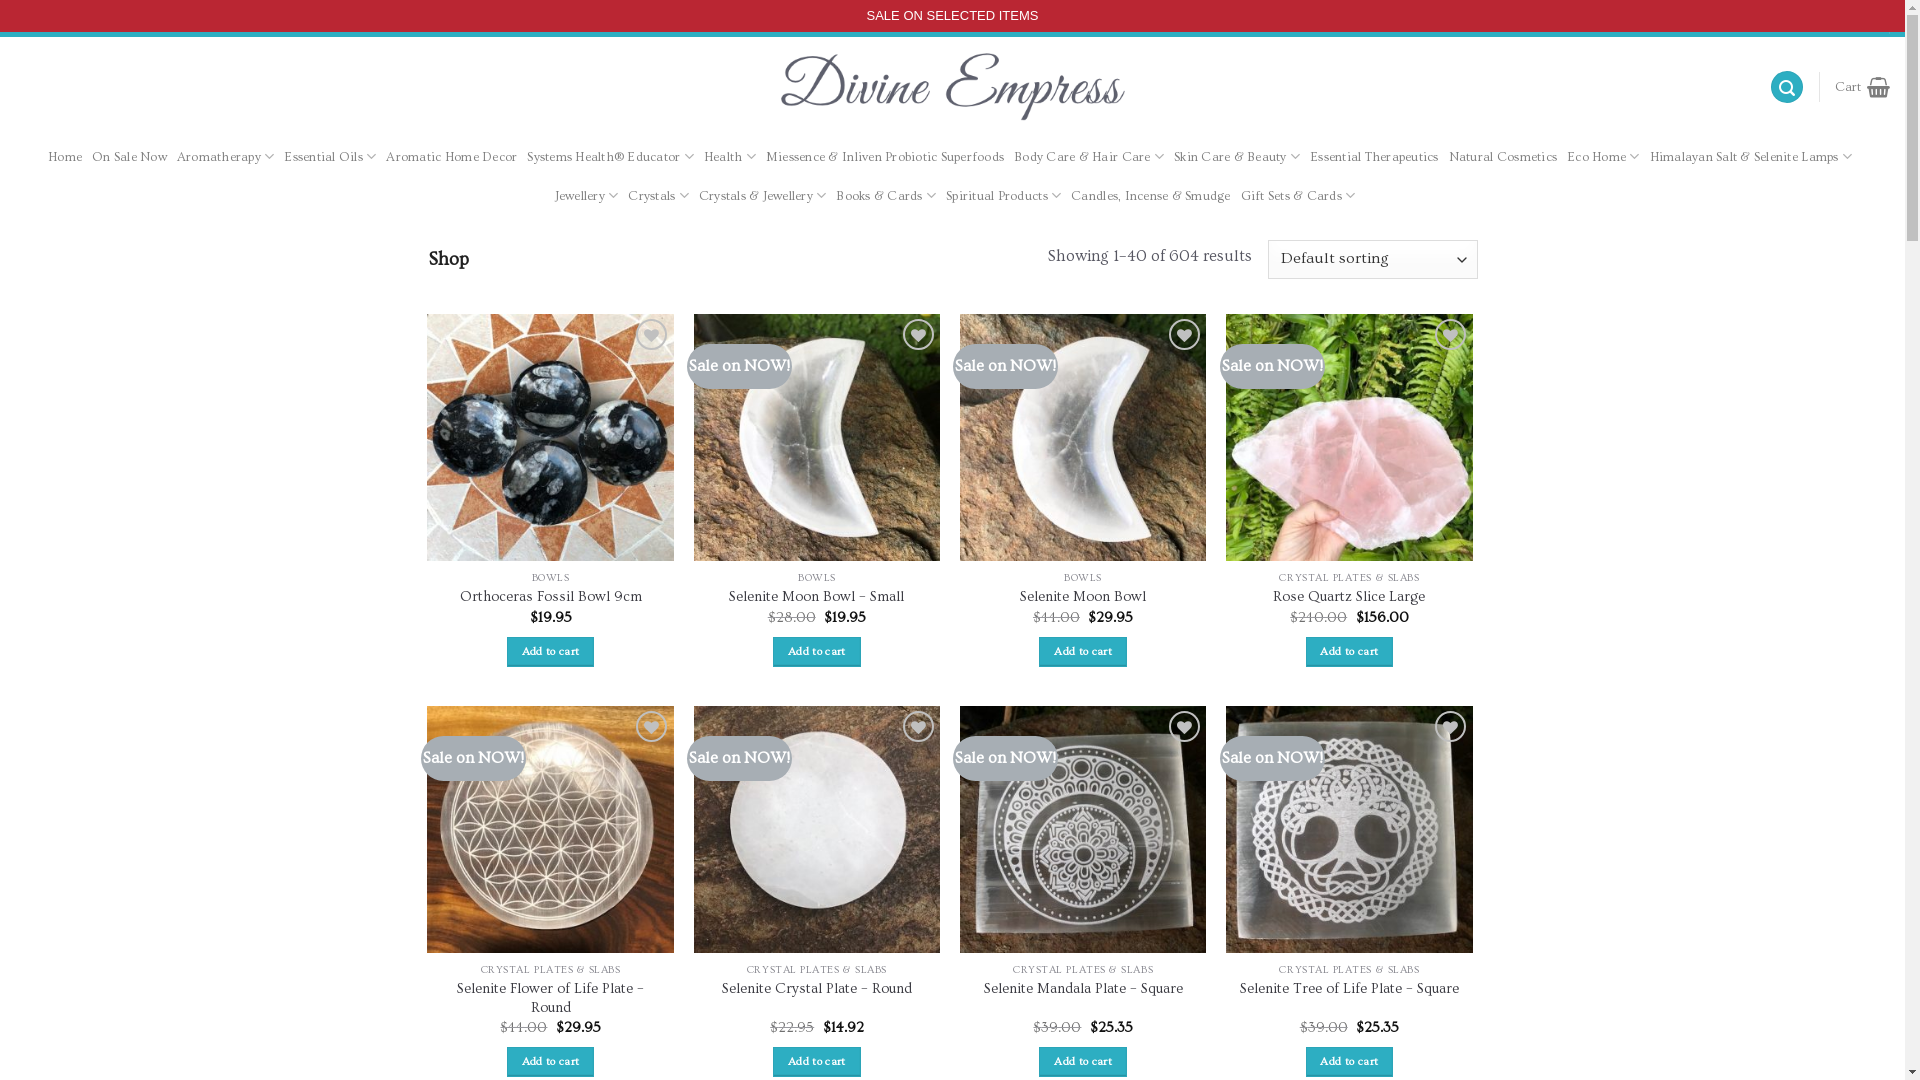 The width and height of the screenshot is (1920, 1080). Describe the element at coordinates (1861, 86) in the screenshot. I see `'Cart'` at that location.